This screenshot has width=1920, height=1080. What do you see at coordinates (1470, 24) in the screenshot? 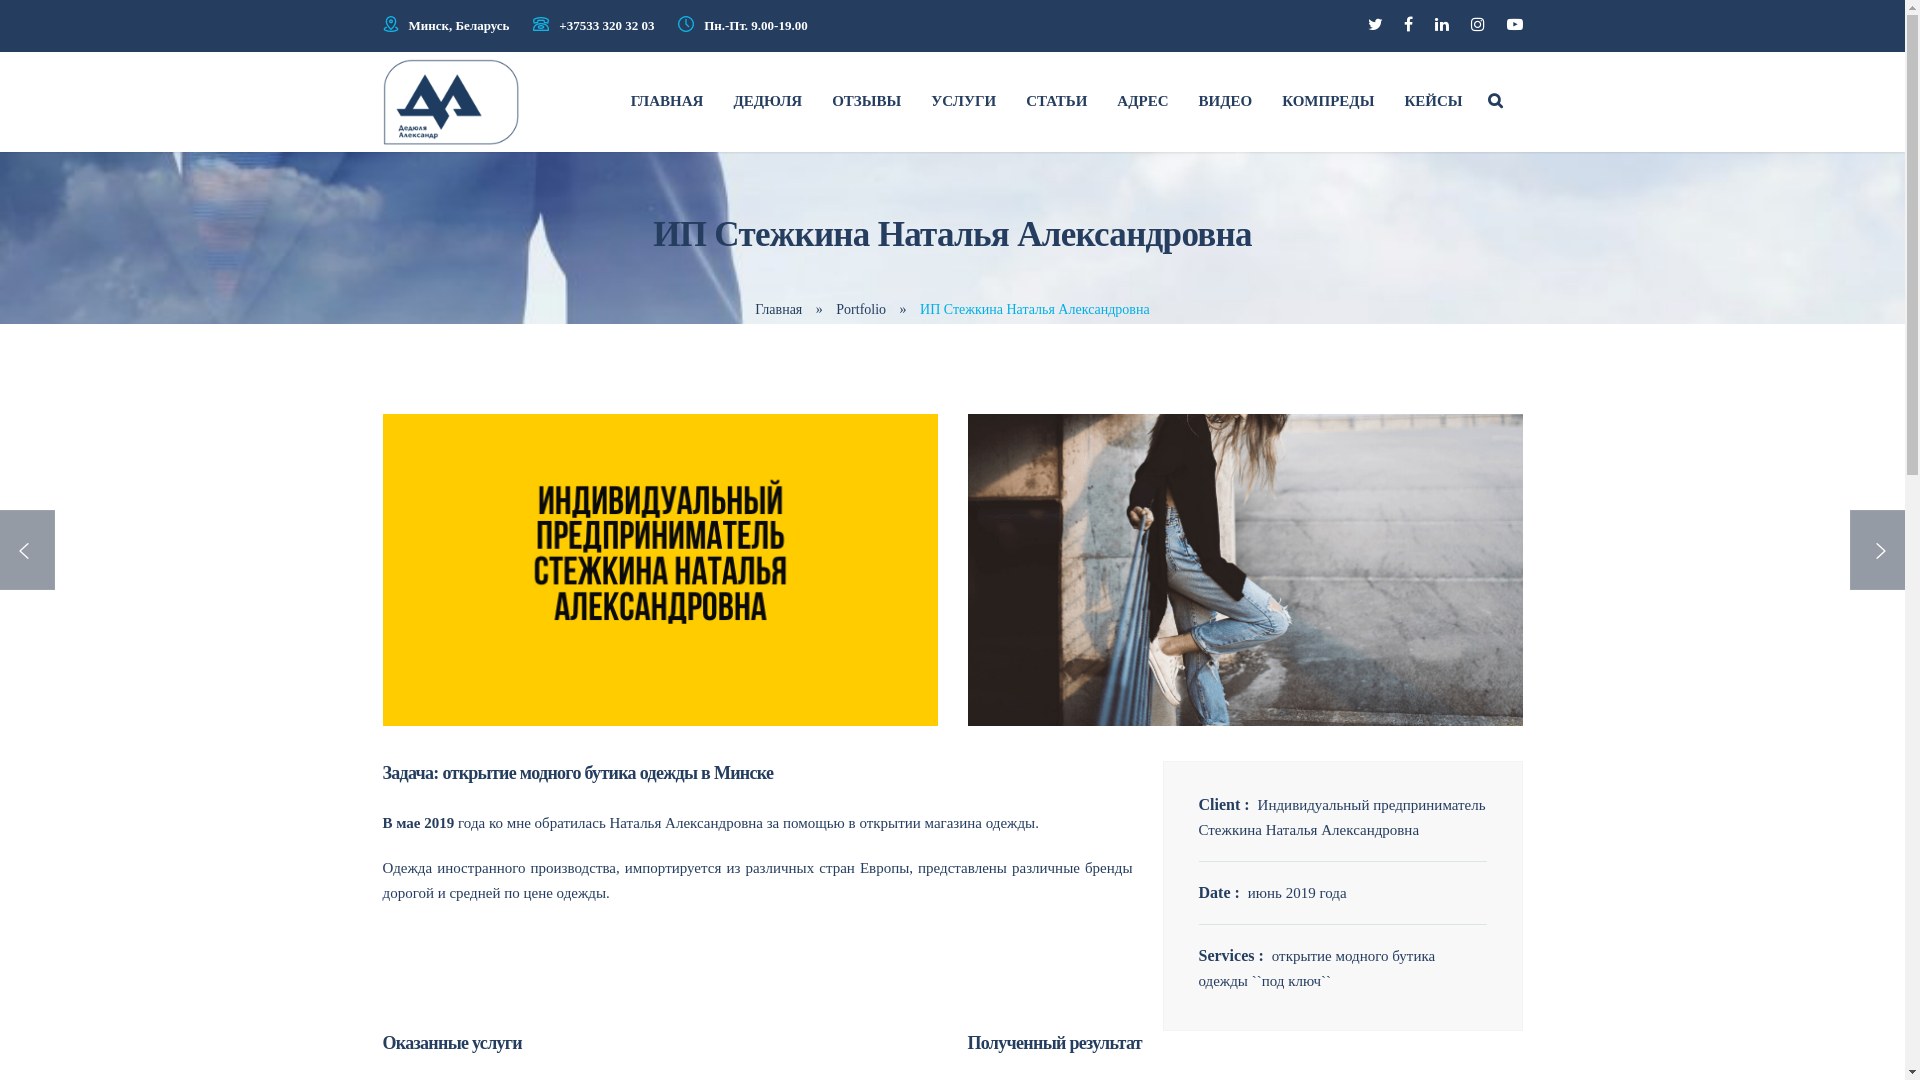
I see `'Instagram'` at bounding box center [1470, 24].